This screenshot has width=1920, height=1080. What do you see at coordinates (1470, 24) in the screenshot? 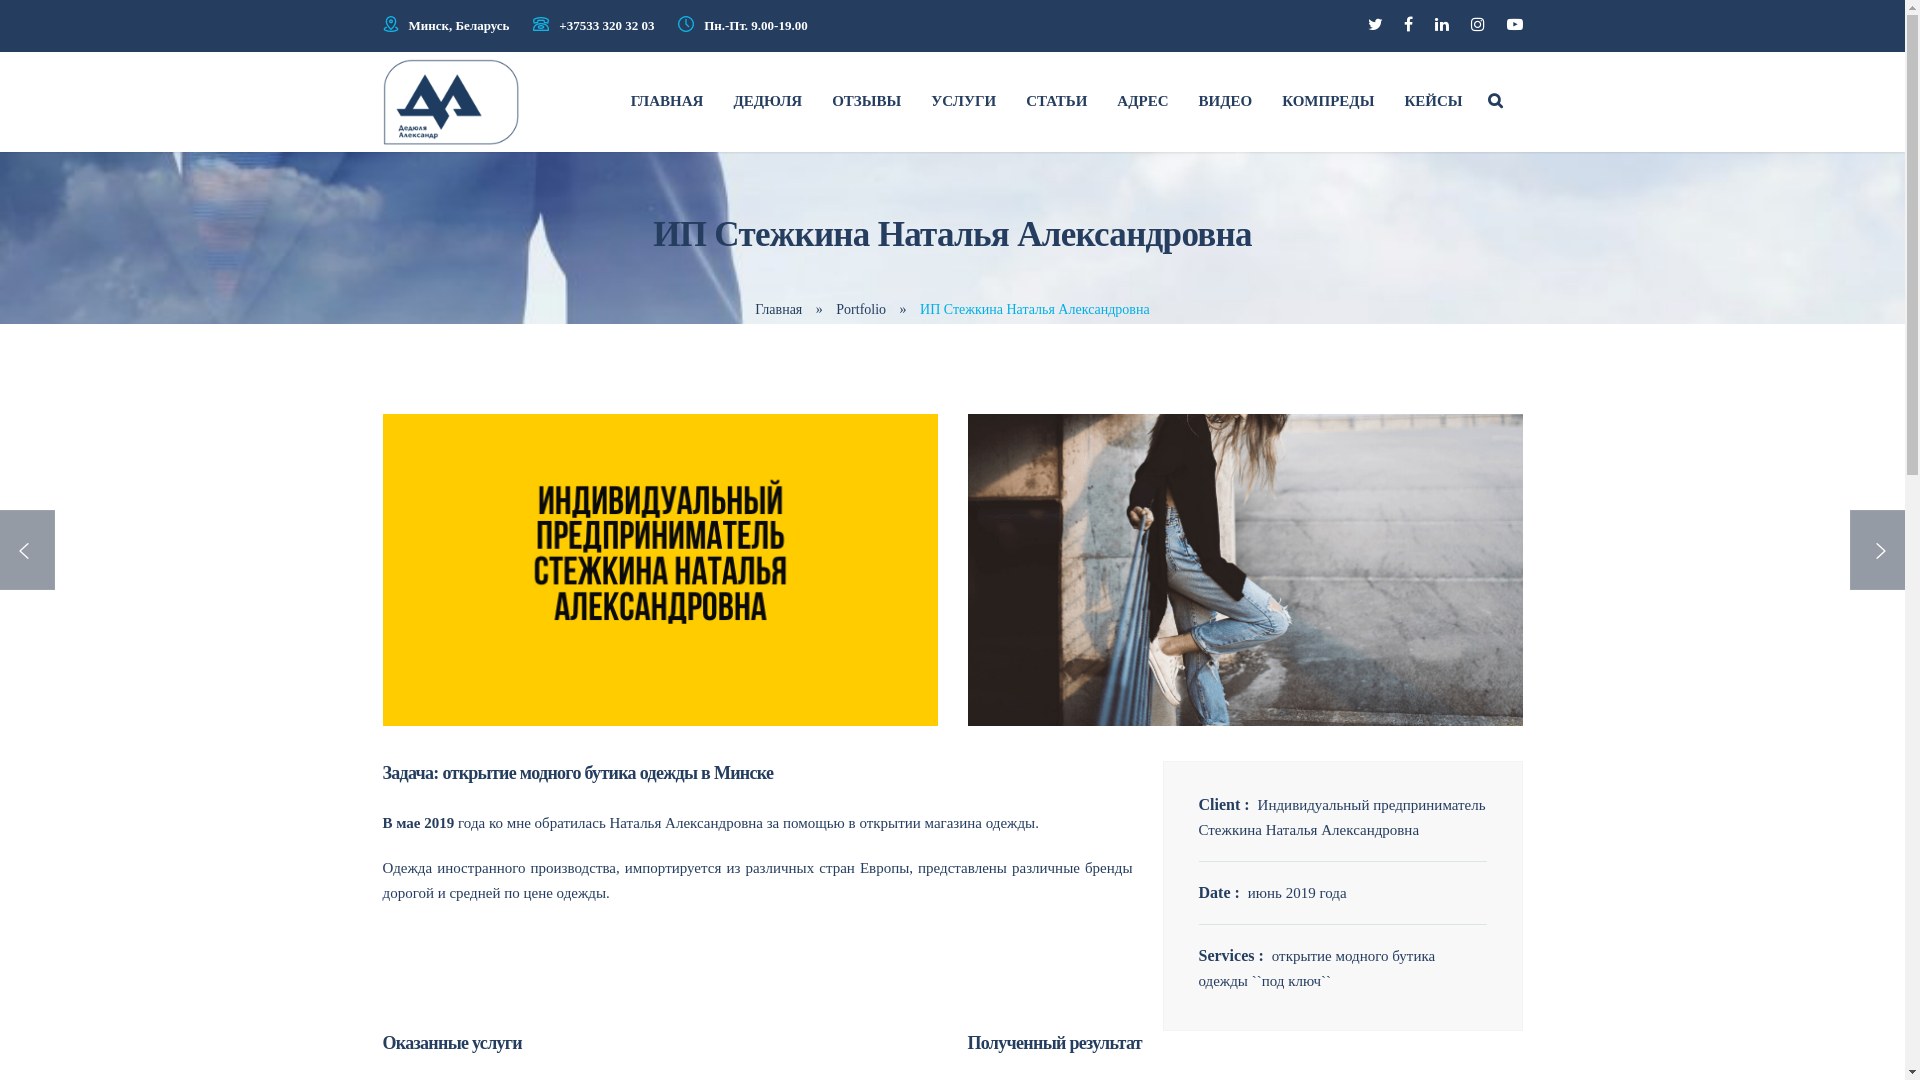
I see `'Instagram'` at bounding box center [1470, 24].